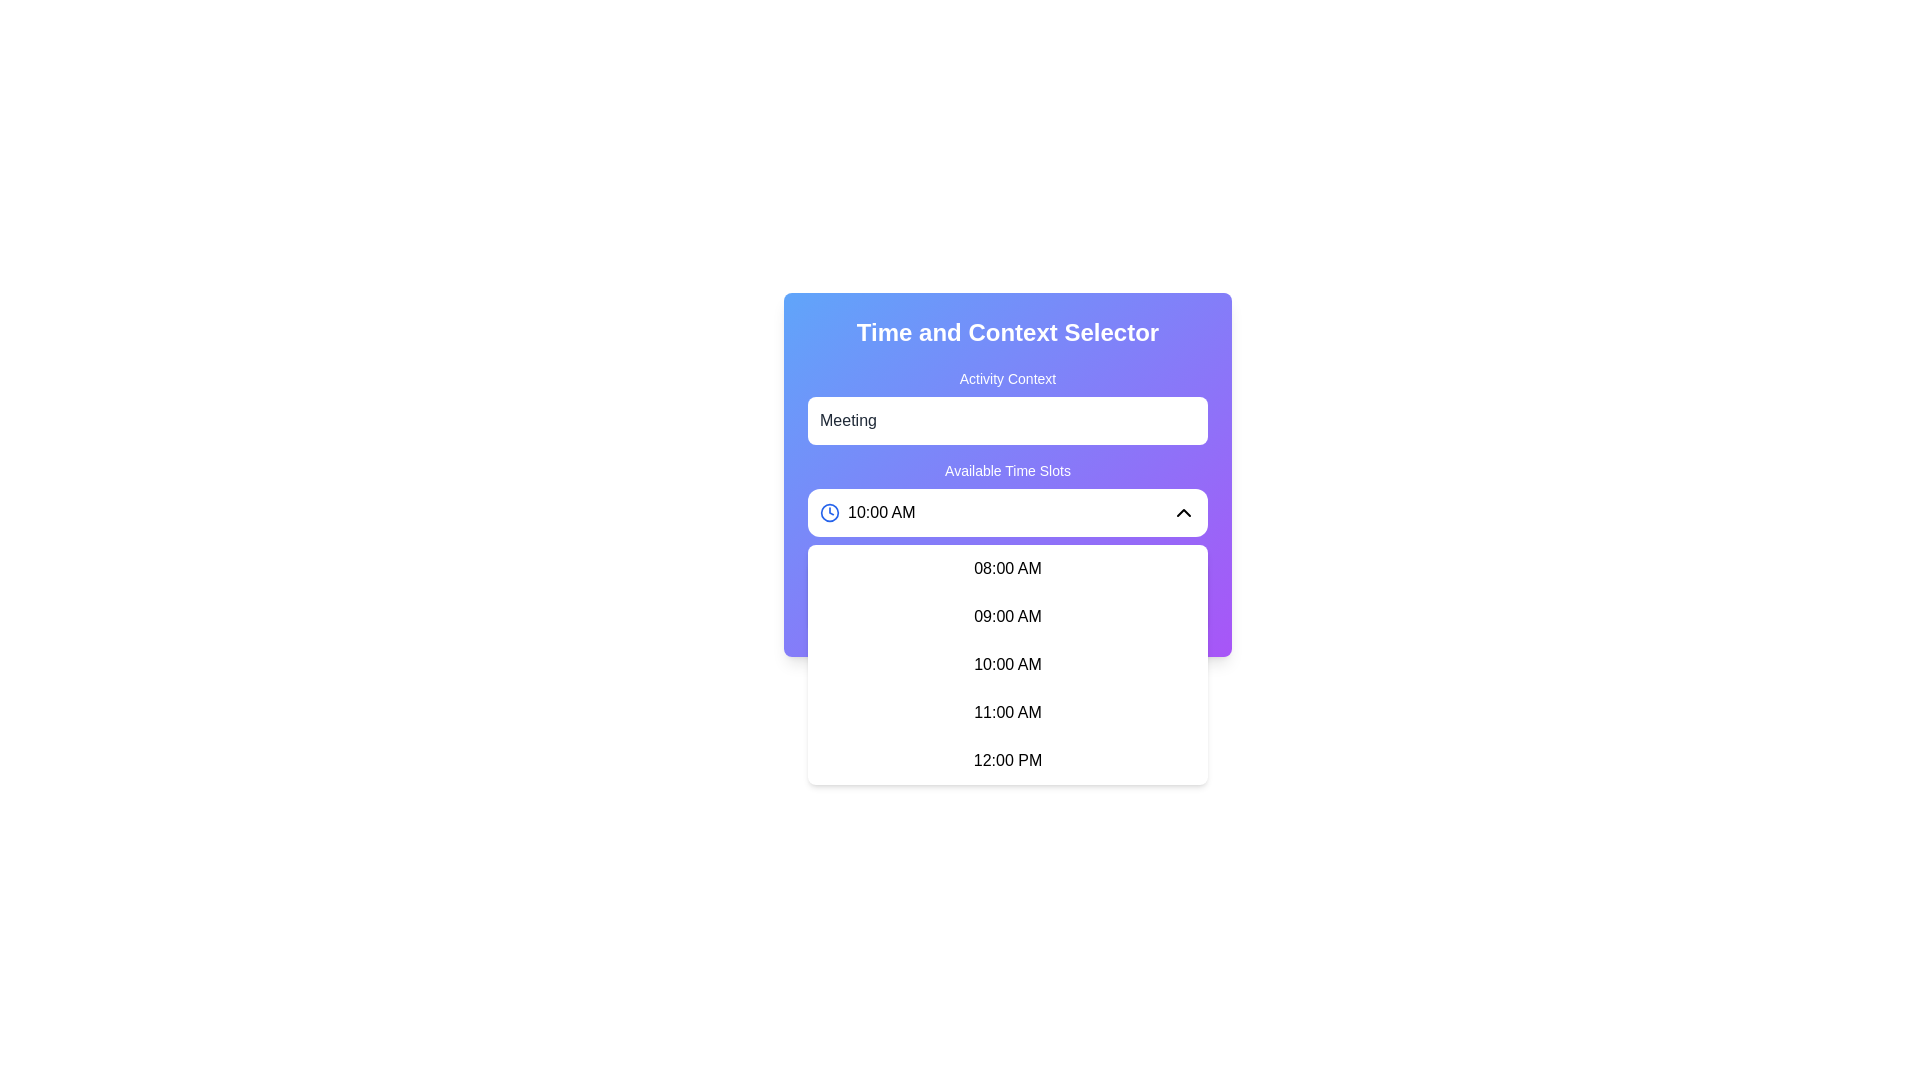 Image resolution: width=1920 pixels, height=1080 pixels. What do you see at coordinates (1184, 512) in the screenshot?
I see `the chevron-up icon button located on the far right side of the time slot selector labeled '10:00 AM'` at bounding box center [1184, 512].